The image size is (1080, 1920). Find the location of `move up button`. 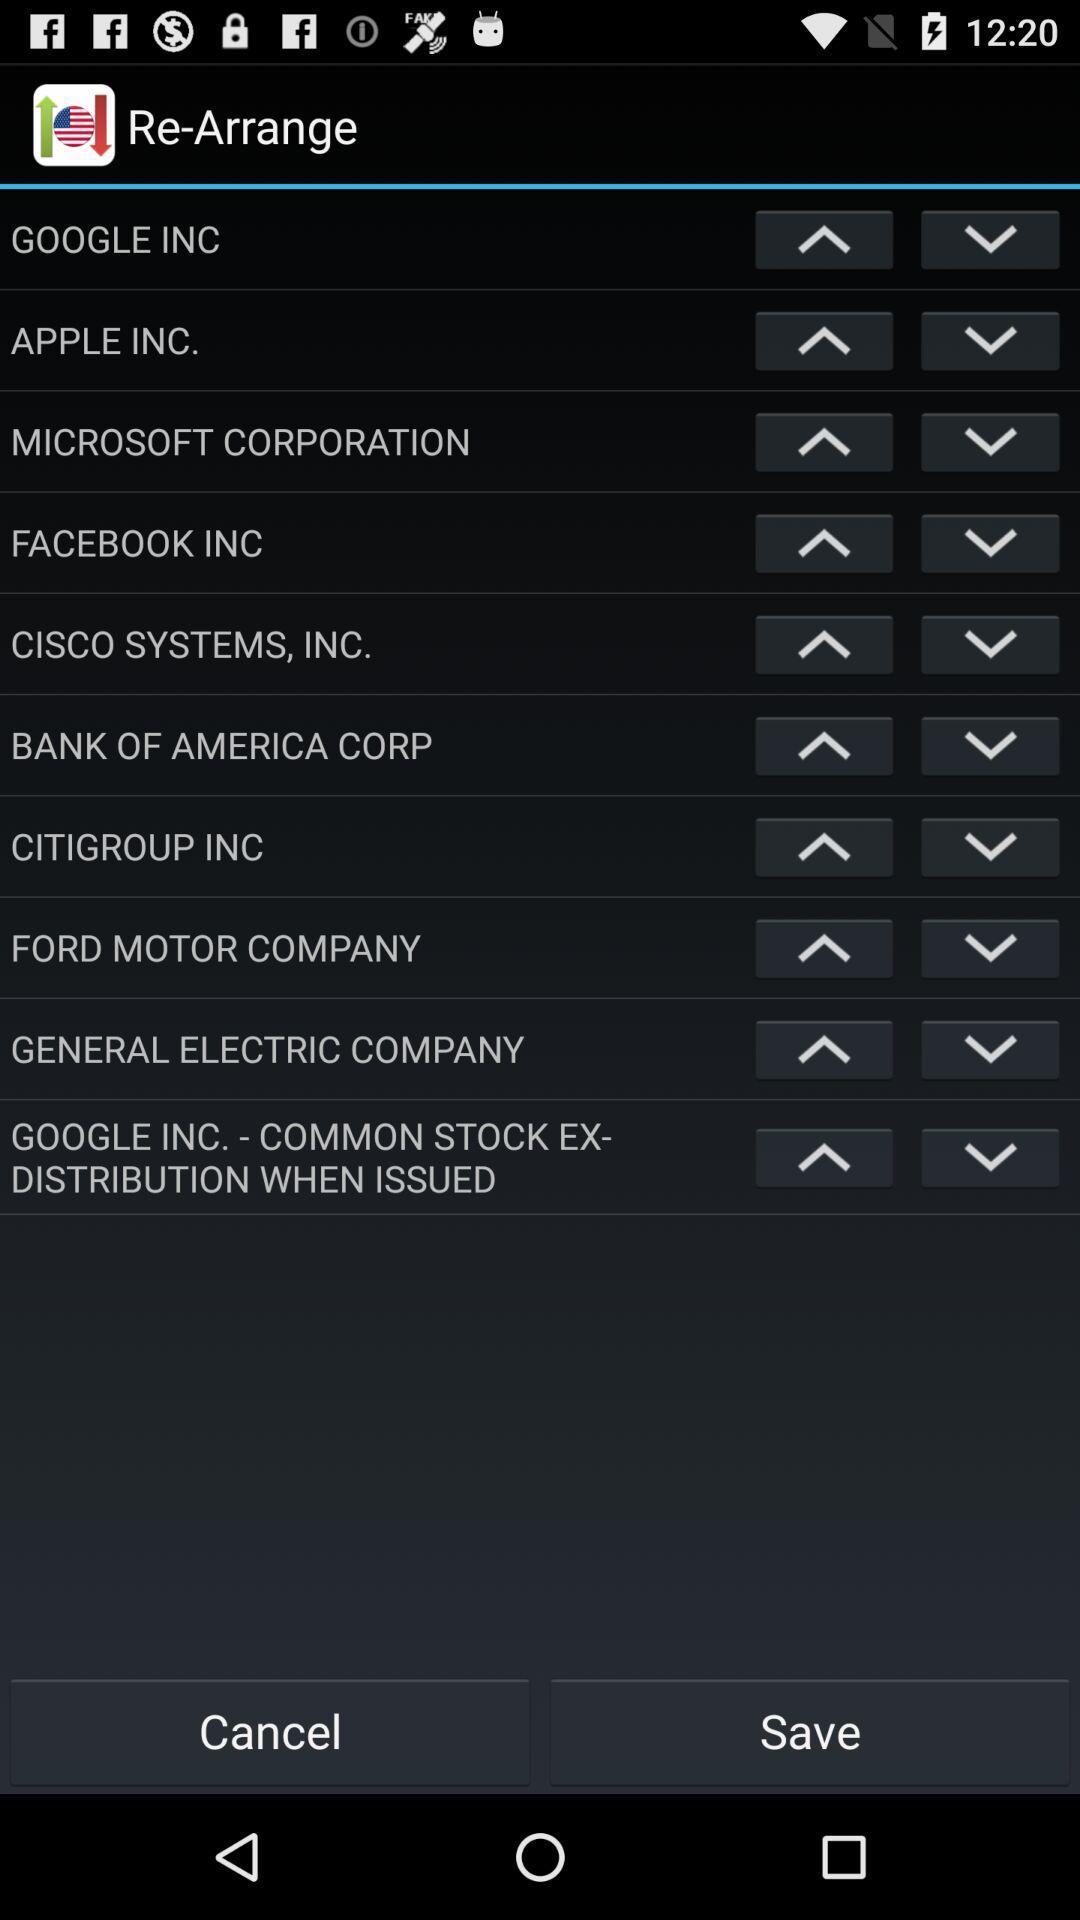

move up button is located at coordinates (824, 542).